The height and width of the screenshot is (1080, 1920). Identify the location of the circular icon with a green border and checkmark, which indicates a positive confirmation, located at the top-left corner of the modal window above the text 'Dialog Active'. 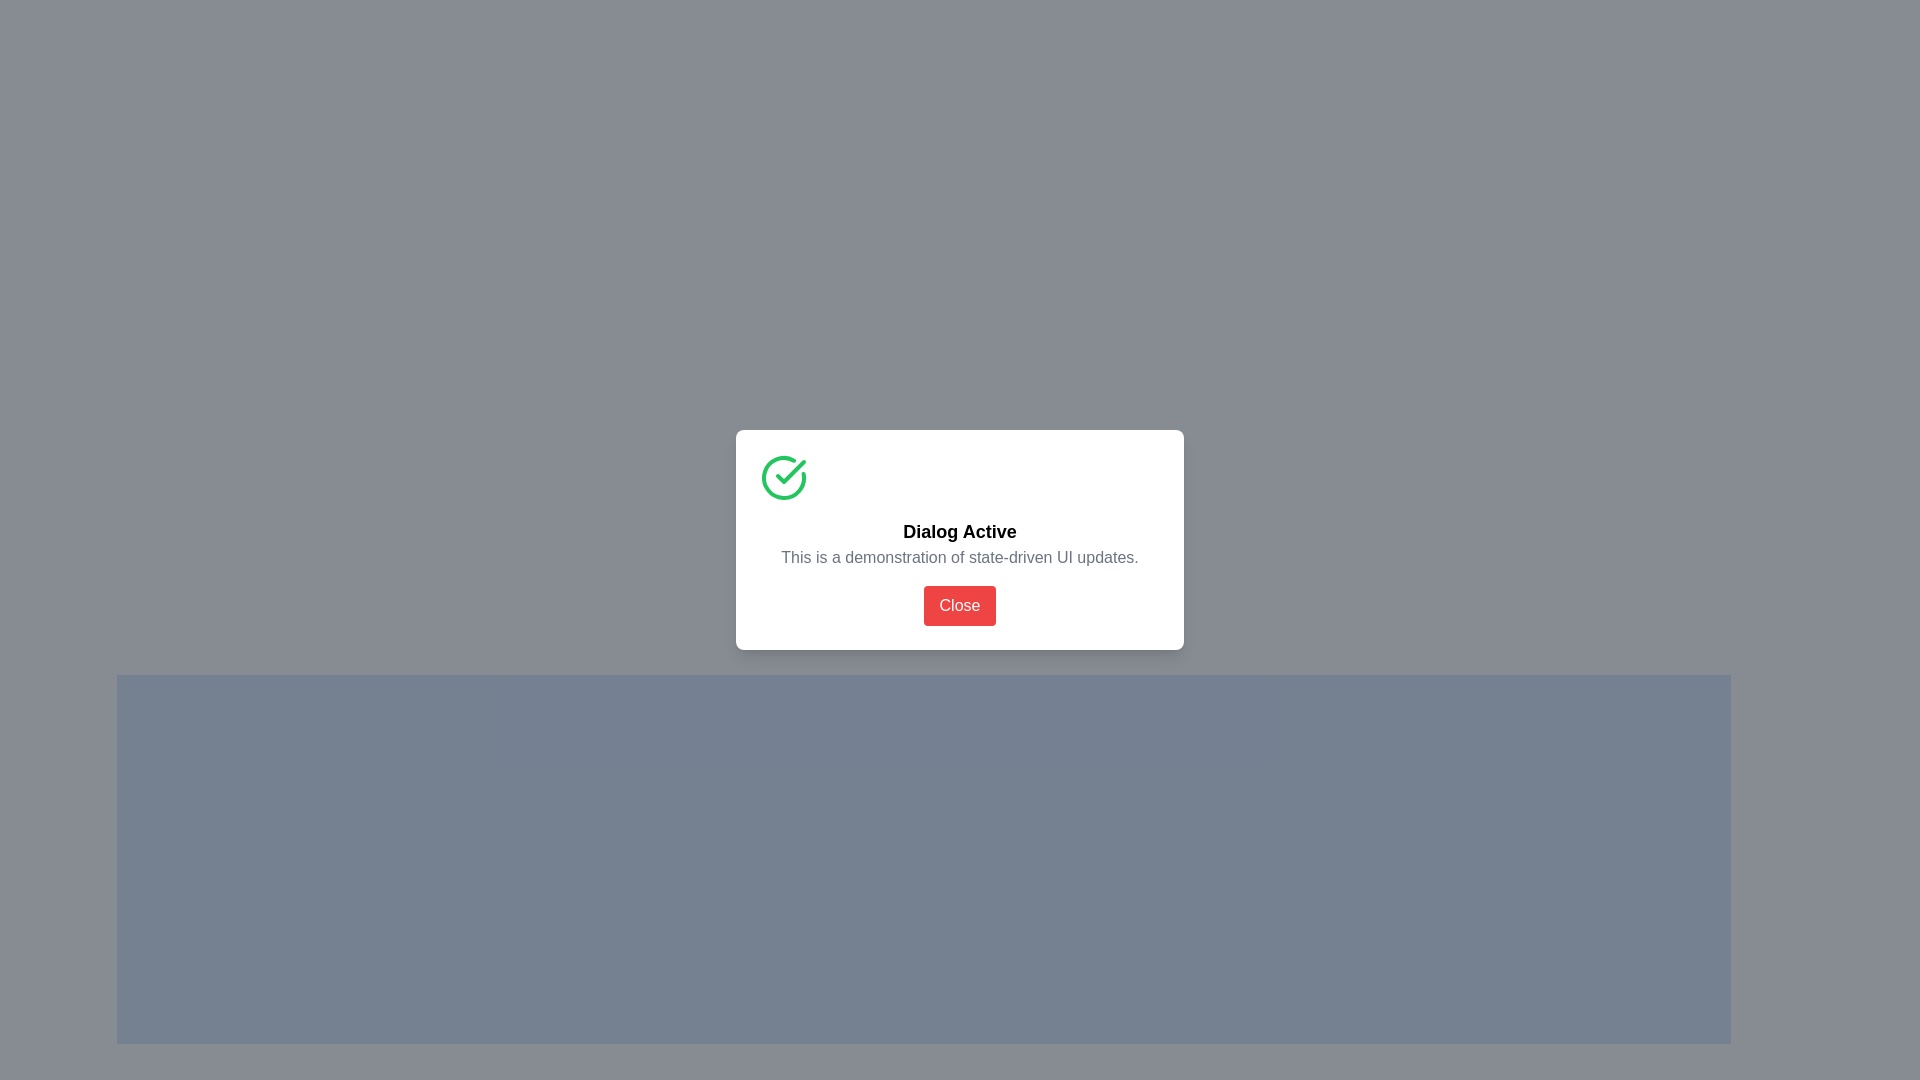
(782, 478).